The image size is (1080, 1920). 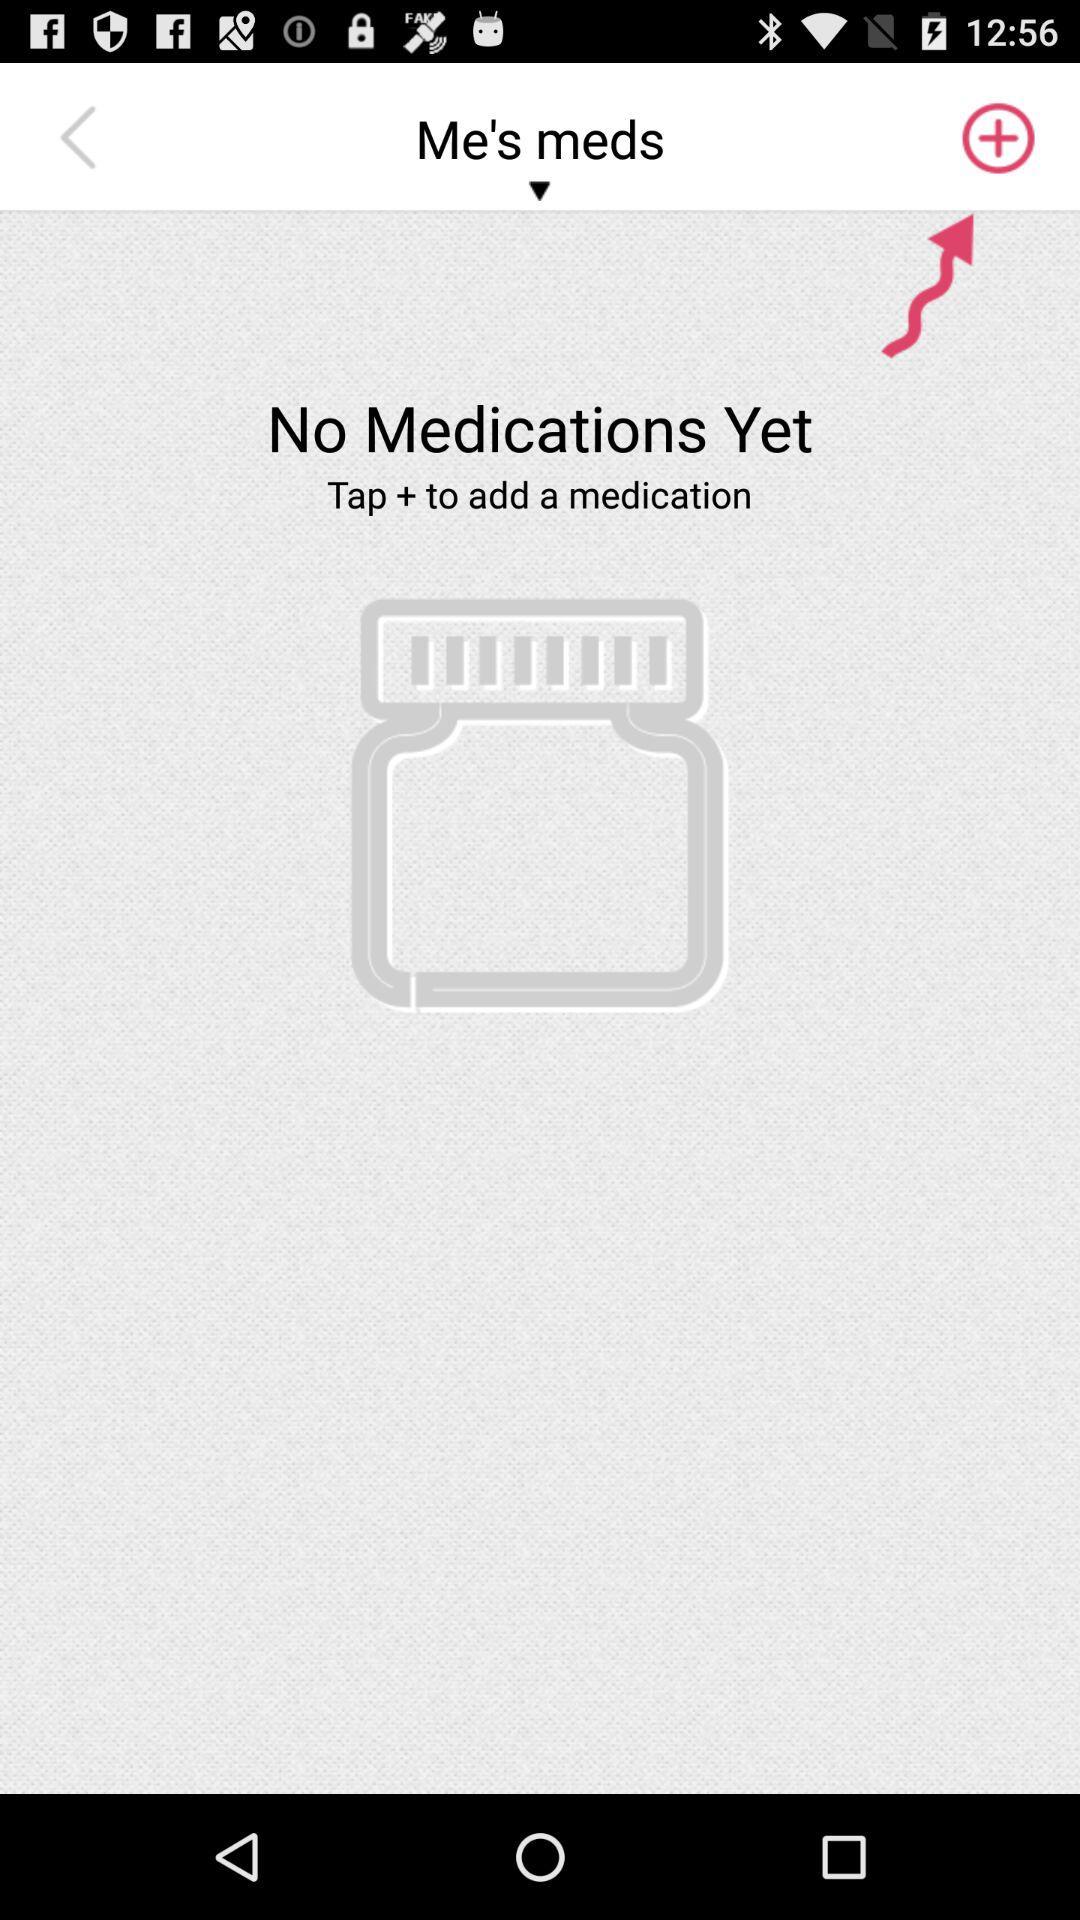 I want to click on the icon to the right of me's meds, so click(x=996, y=137).